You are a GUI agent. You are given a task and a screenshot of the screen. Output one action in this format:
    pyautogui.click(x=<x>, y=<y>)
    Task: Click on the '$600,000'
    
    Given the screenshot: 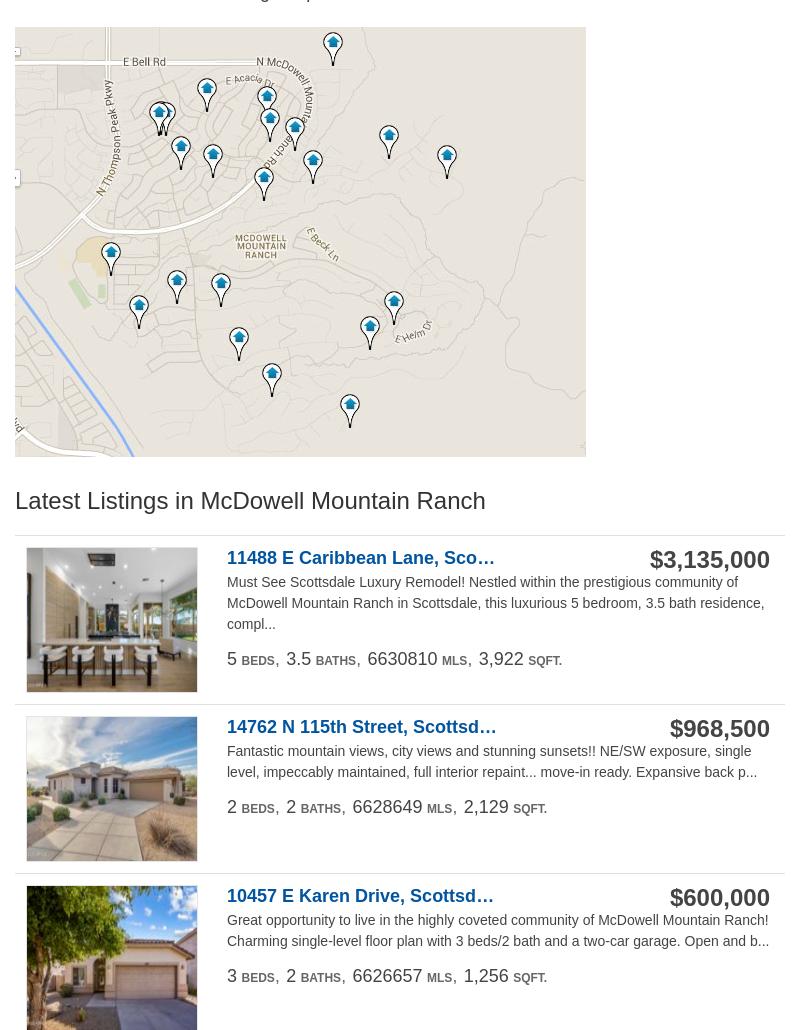 What is the action you would take?
    pyautogui.click(x=718, y=896)
    